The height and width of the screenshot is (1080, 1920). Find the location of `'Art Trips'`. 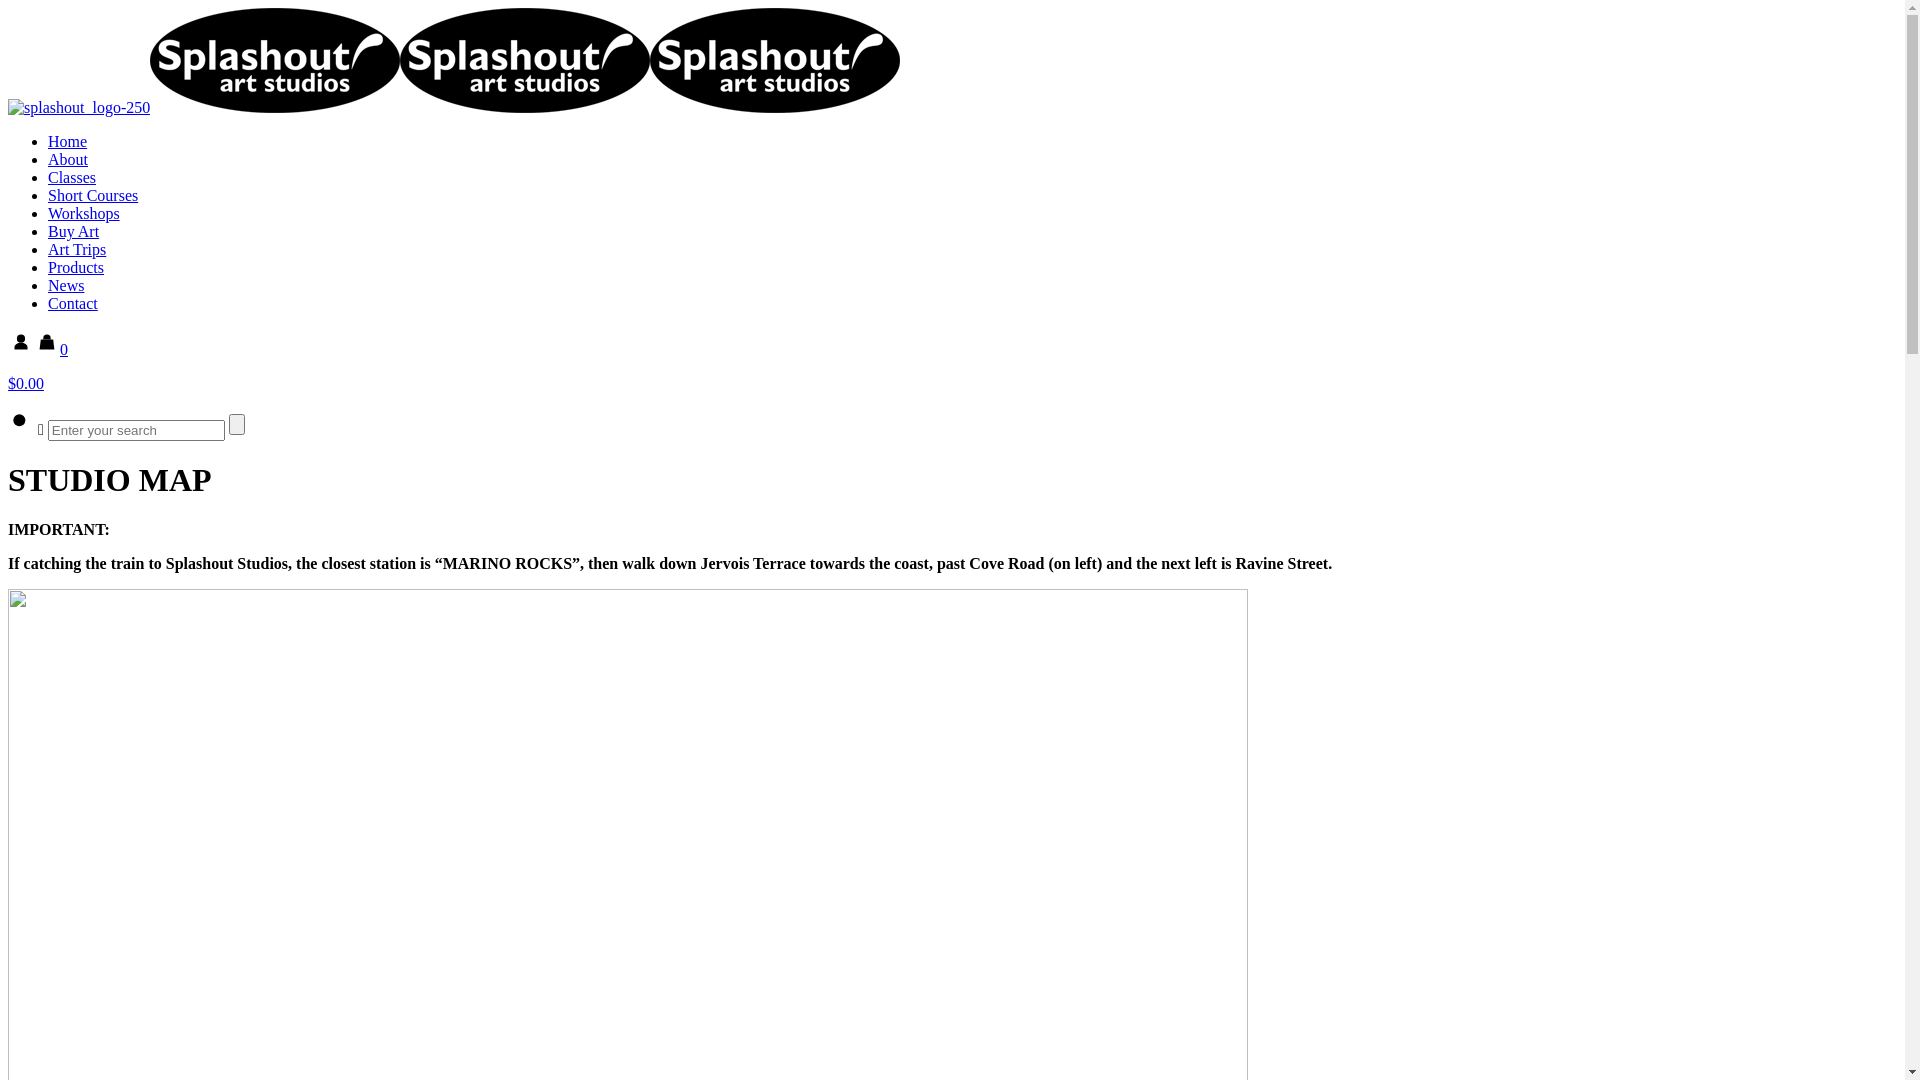

'Art Trips' is located at coordinates (48, 248).